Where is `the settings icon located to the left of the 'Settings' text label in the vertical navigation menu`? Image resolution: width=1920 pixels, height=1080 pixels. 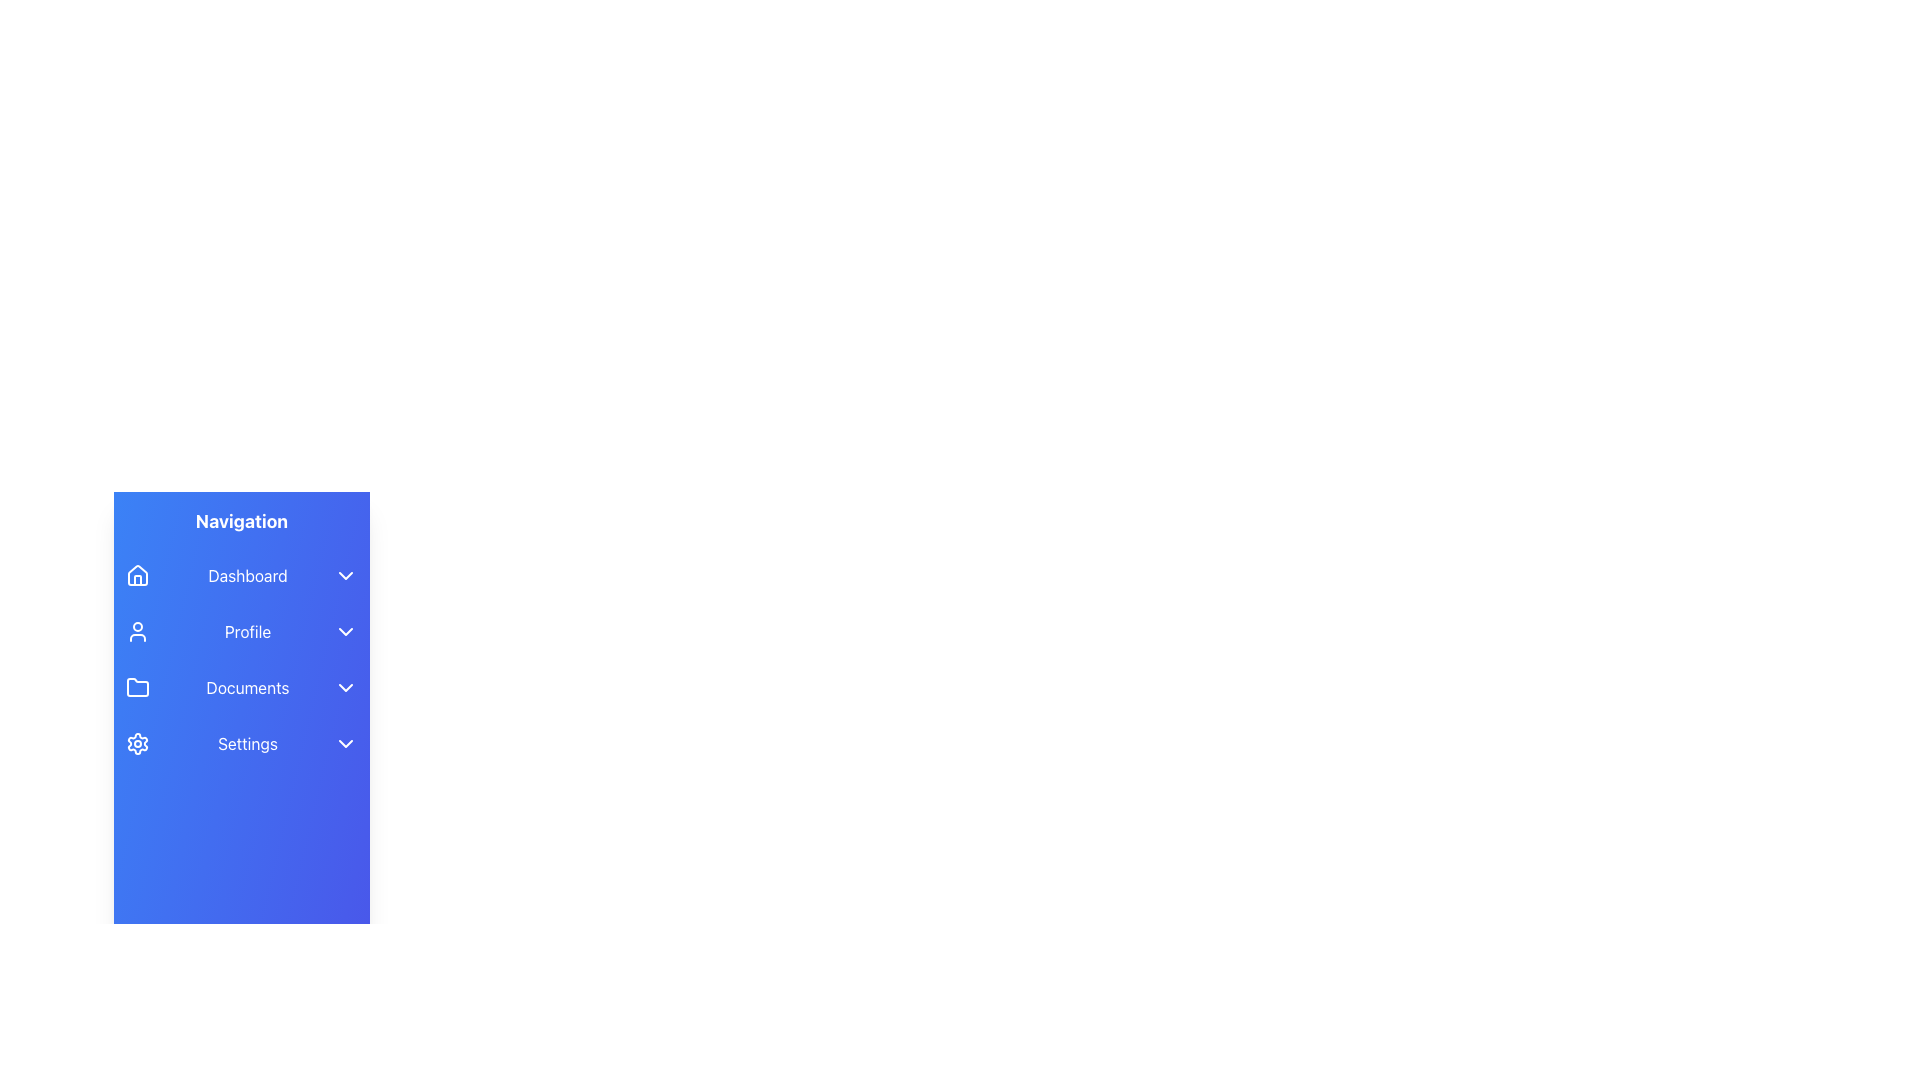
the settings icon located to the left of the 'Settings' text label in the vertical navigation menu is located at coordinates (137, 744).